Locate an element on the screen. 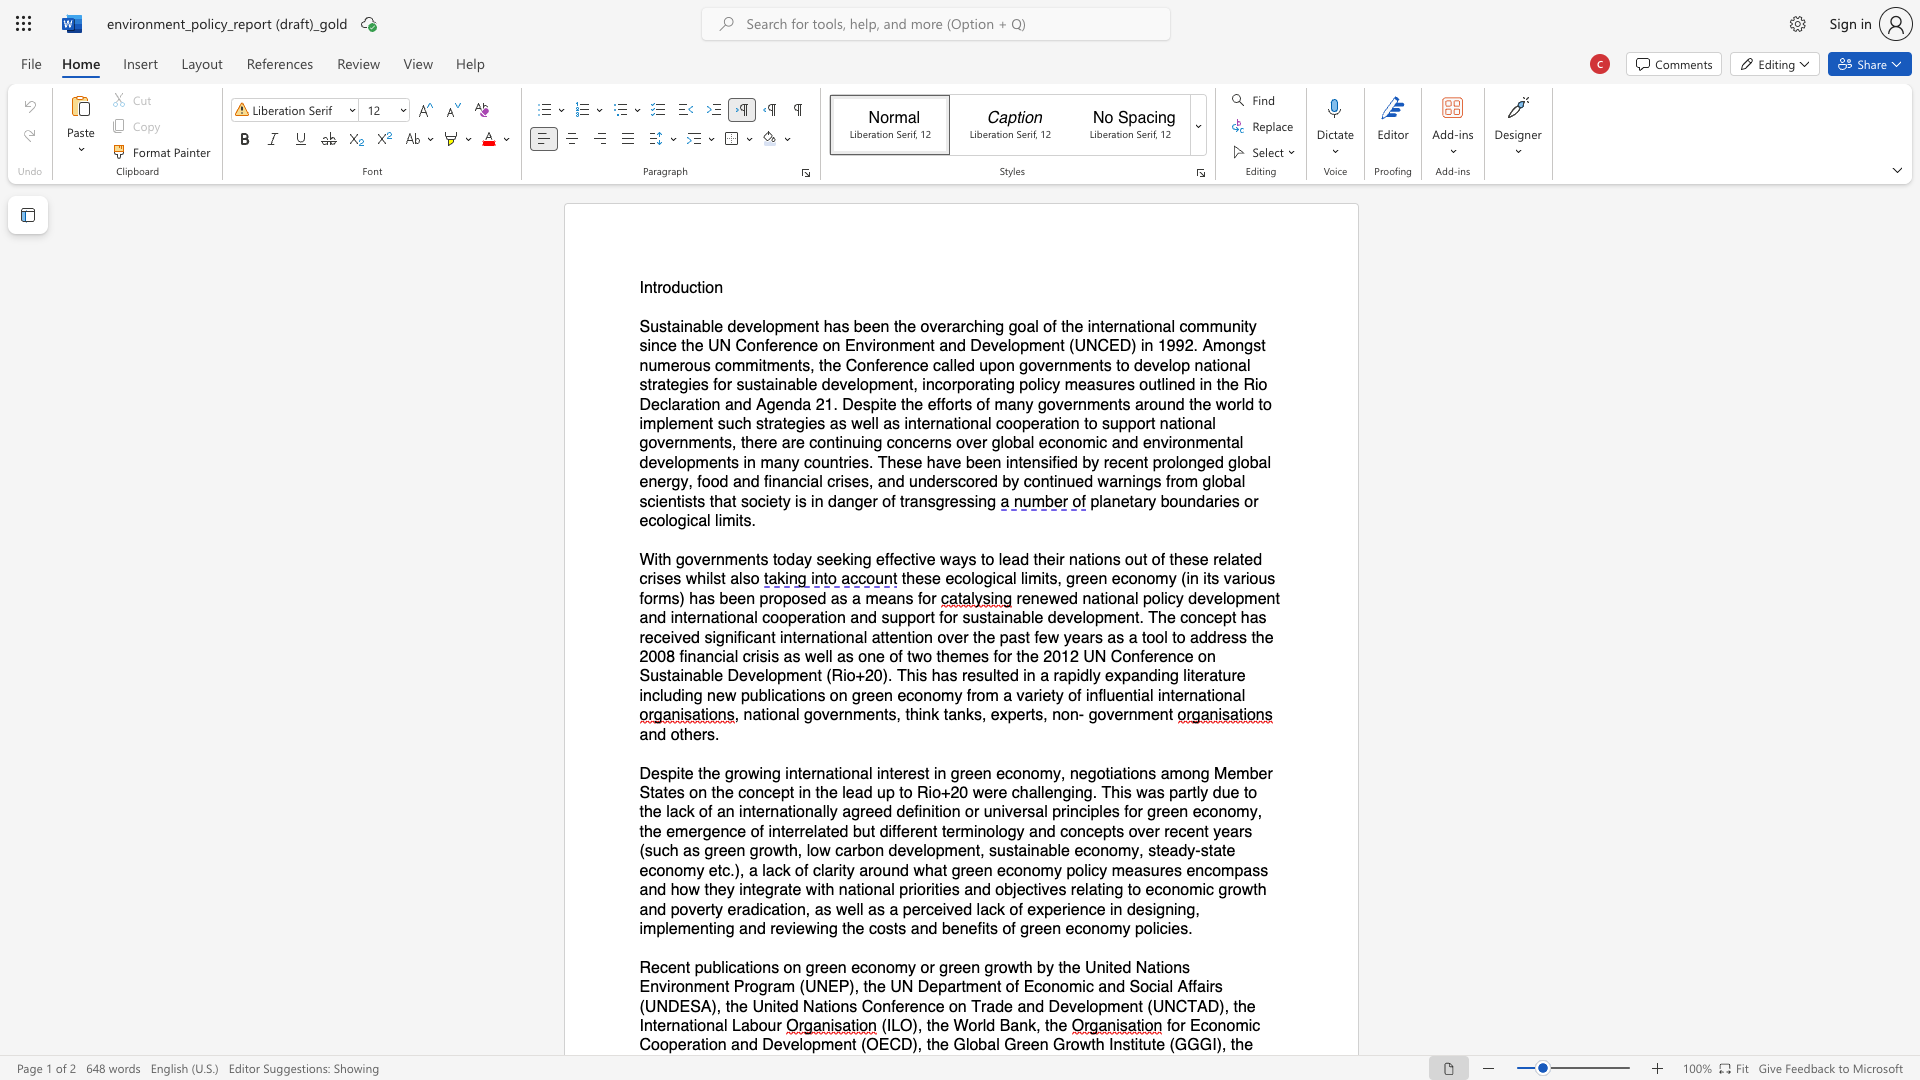 The image size is (1920, 1080). the subset text "imits" within the text "planetary boundaries or ecological limits." is located at coordinates (718, 520).